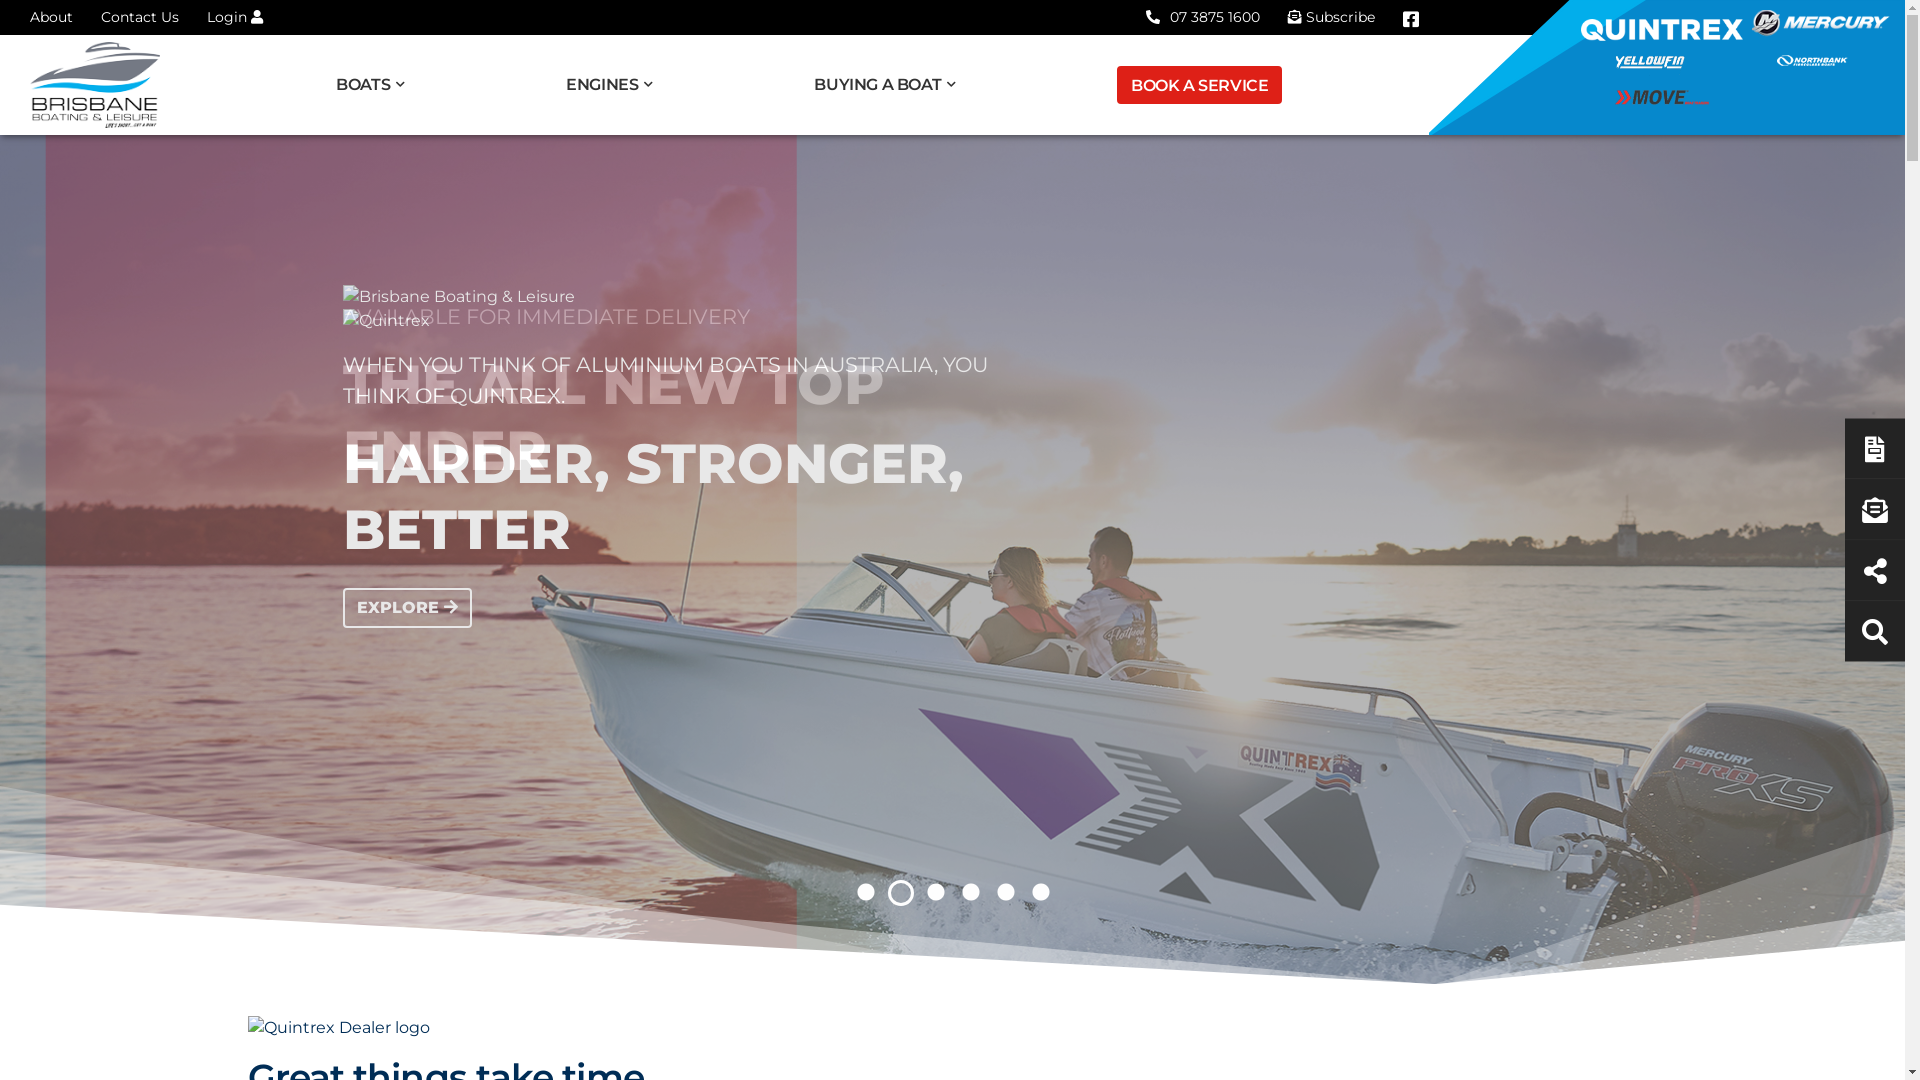  What do you see at coordinates (864, 891) in the screenshot?
I see `'1'` at bounding box center [864, 891].